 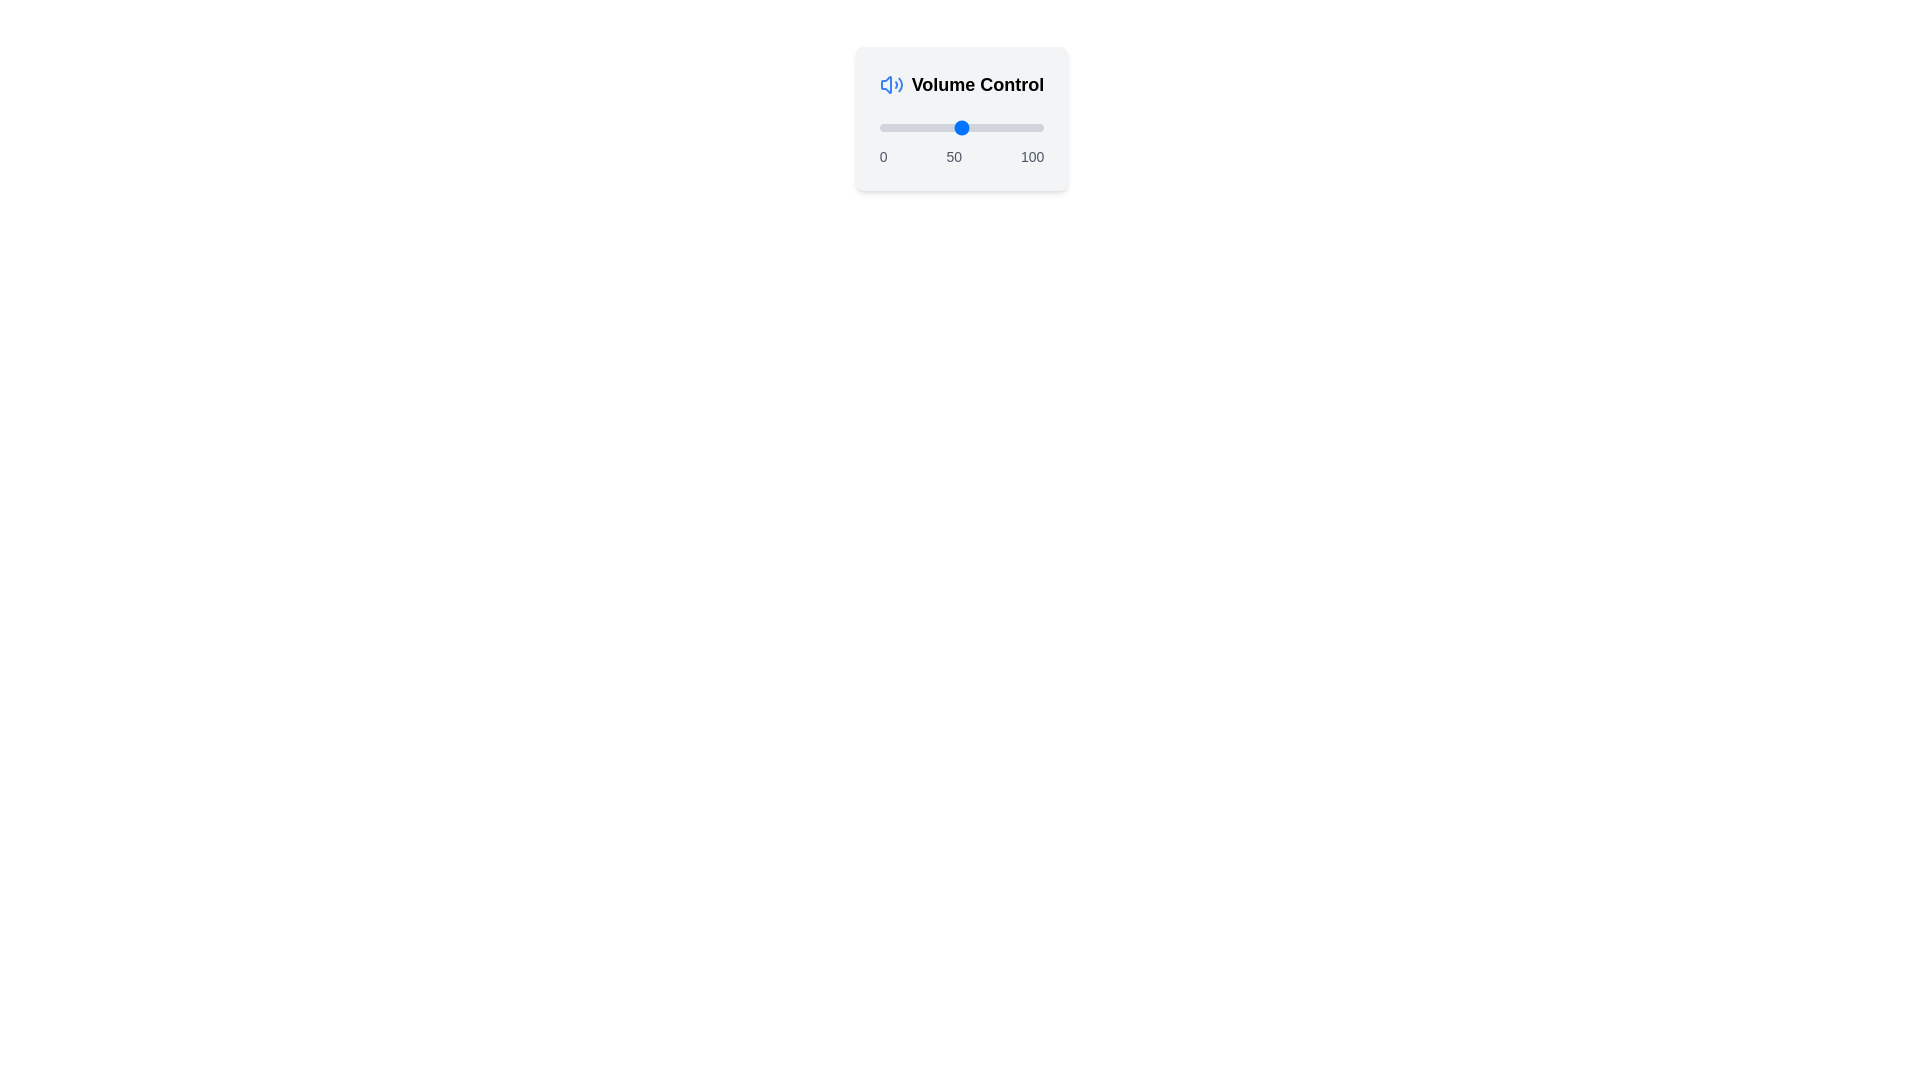 What do you see at coordinates (1014, 127) in the screenshot?
I see `the volume` at bounding box center [1014, 127].